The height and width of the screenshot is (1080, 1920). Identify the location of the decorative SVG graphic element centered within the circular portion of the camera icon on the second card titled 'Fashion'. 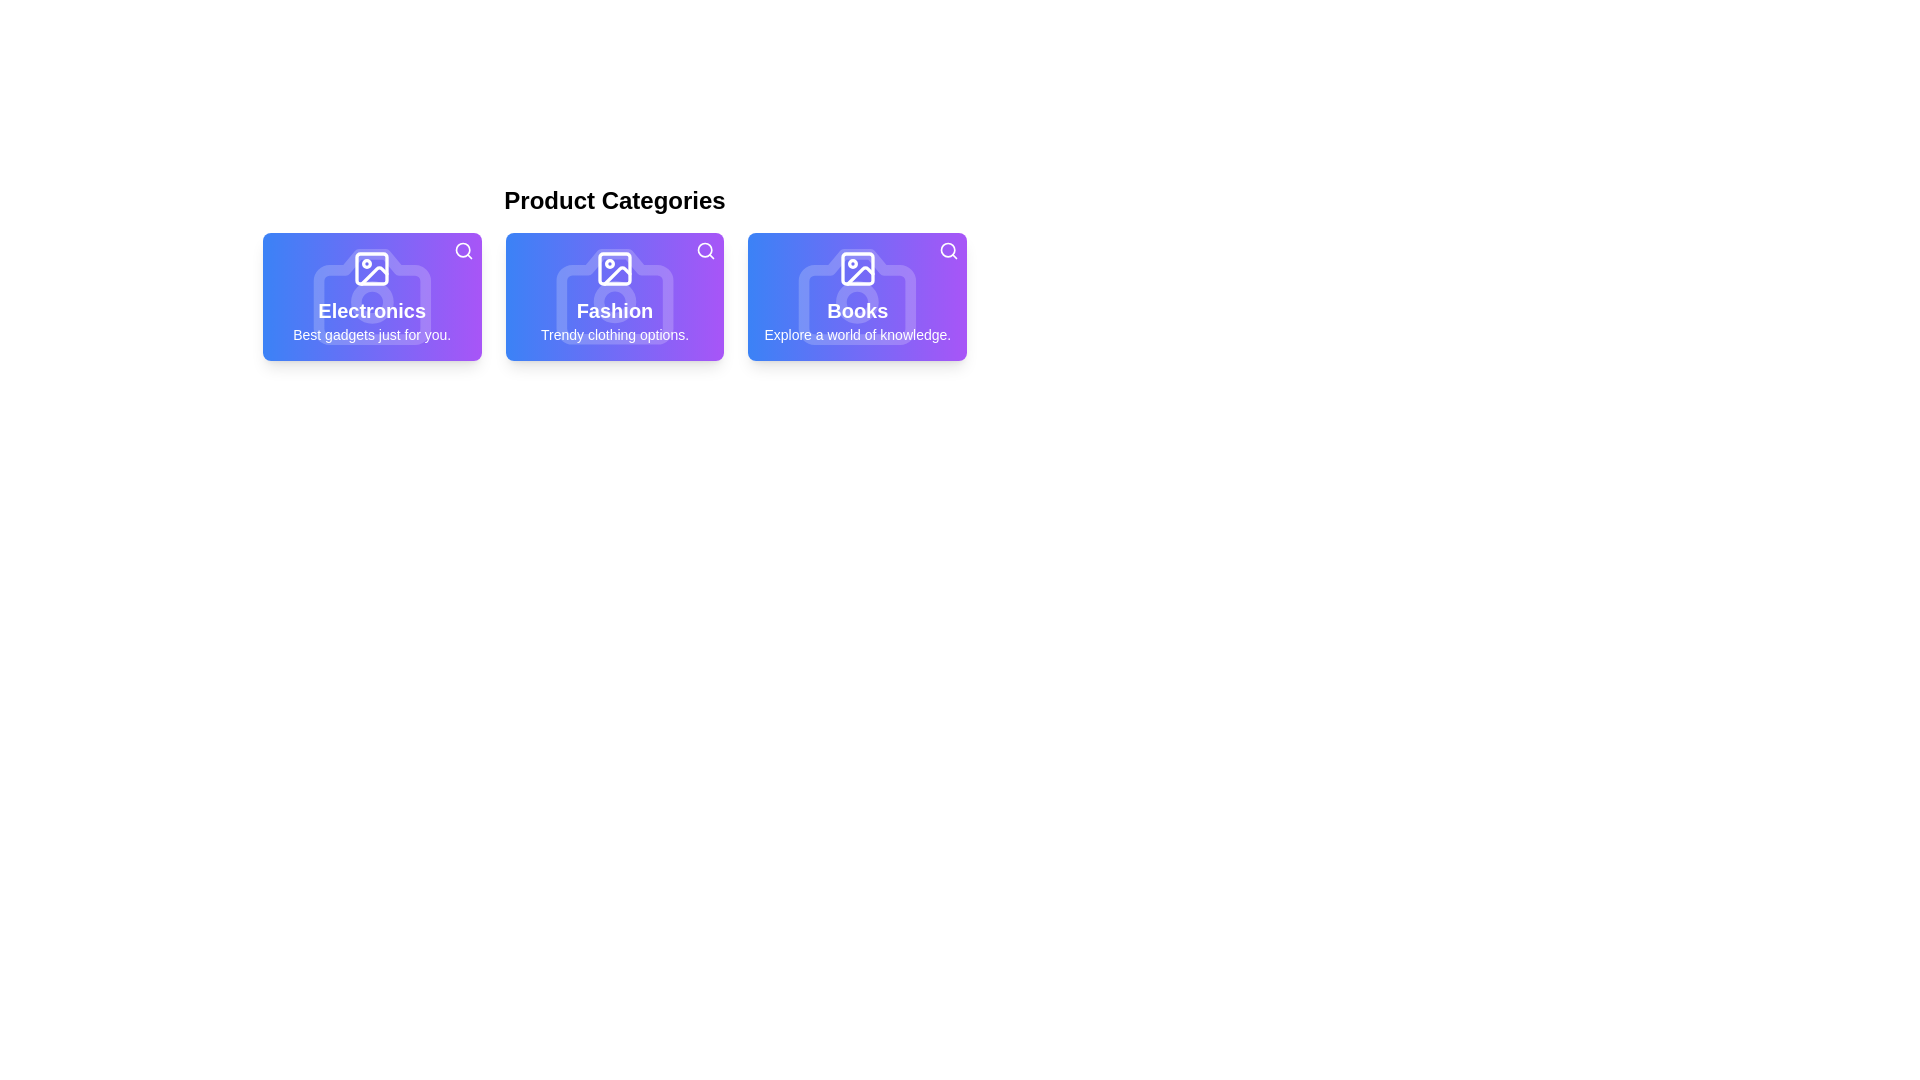
(613, 301).